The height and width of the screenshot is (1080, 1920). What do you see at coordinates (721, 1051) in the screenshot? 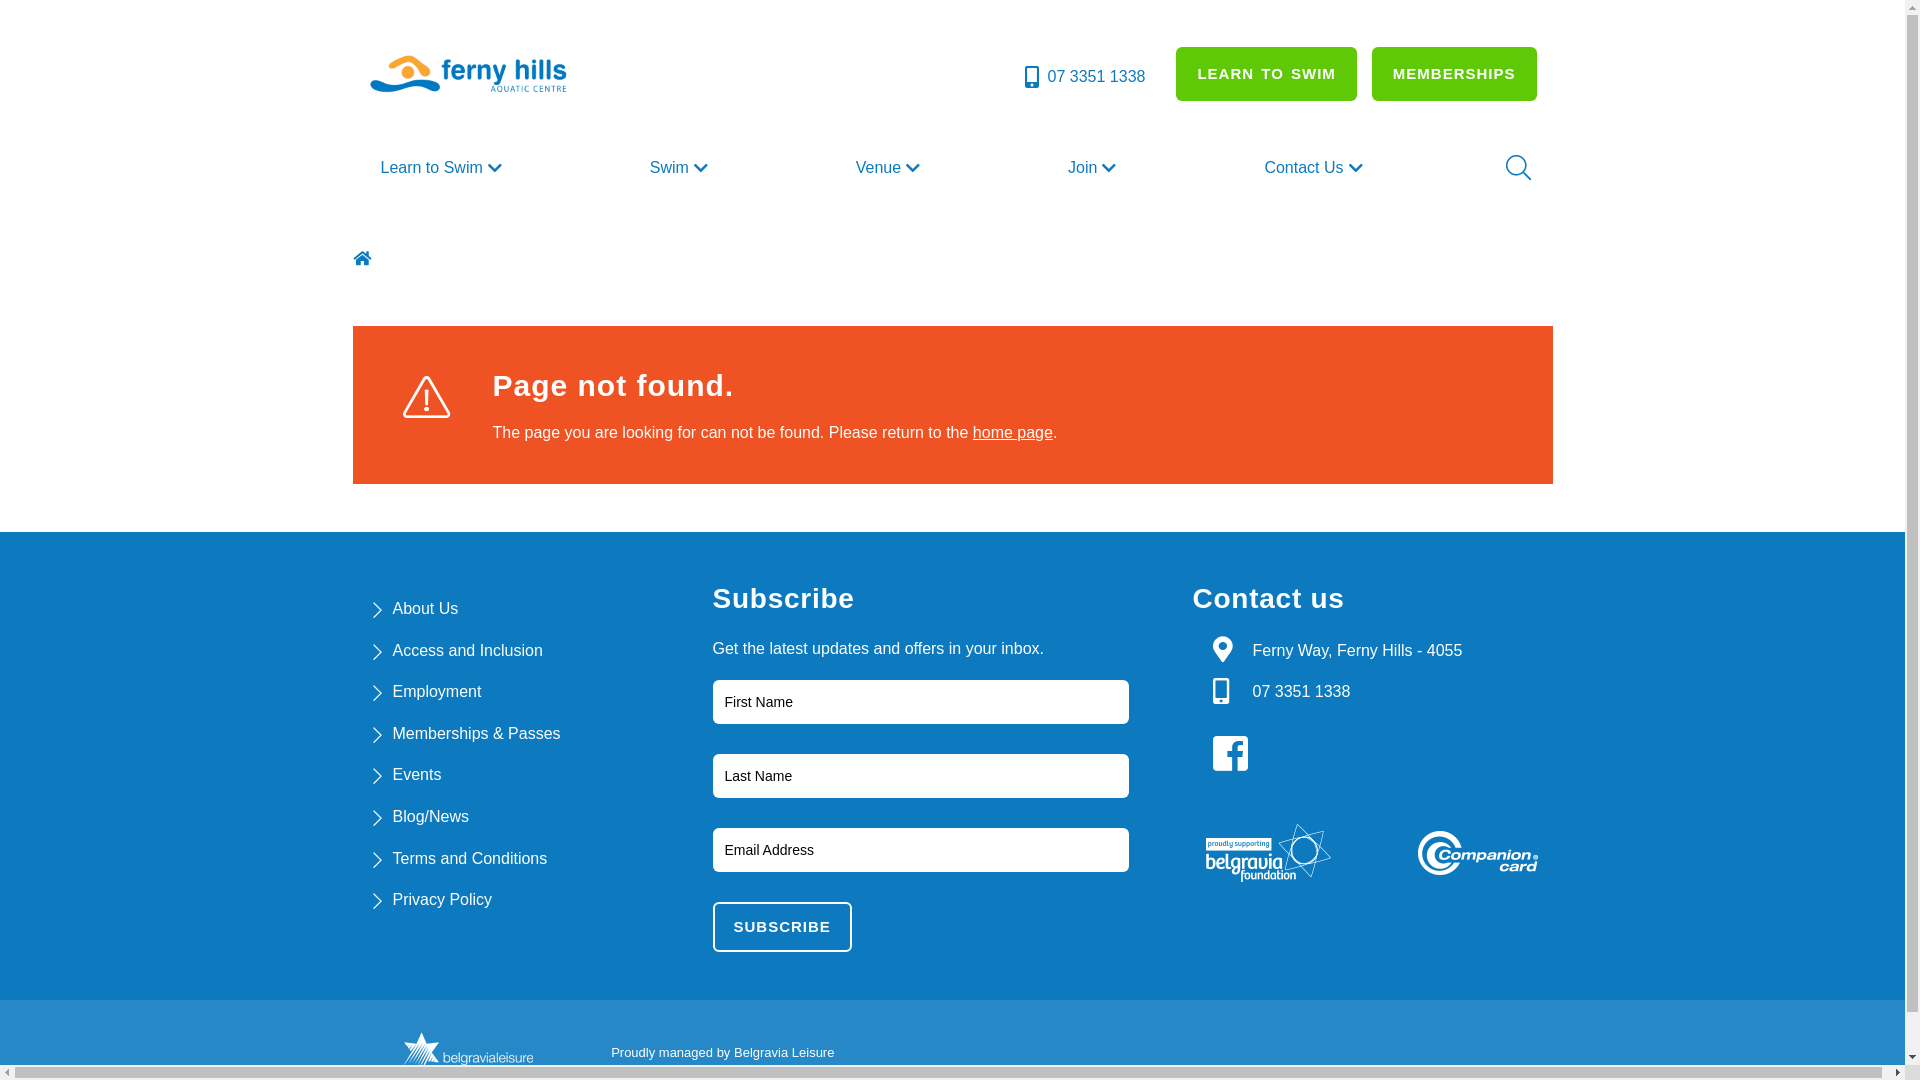
I see `'Proudly managed by Belgravia Leisure'` at bounding box center [721, 1051].